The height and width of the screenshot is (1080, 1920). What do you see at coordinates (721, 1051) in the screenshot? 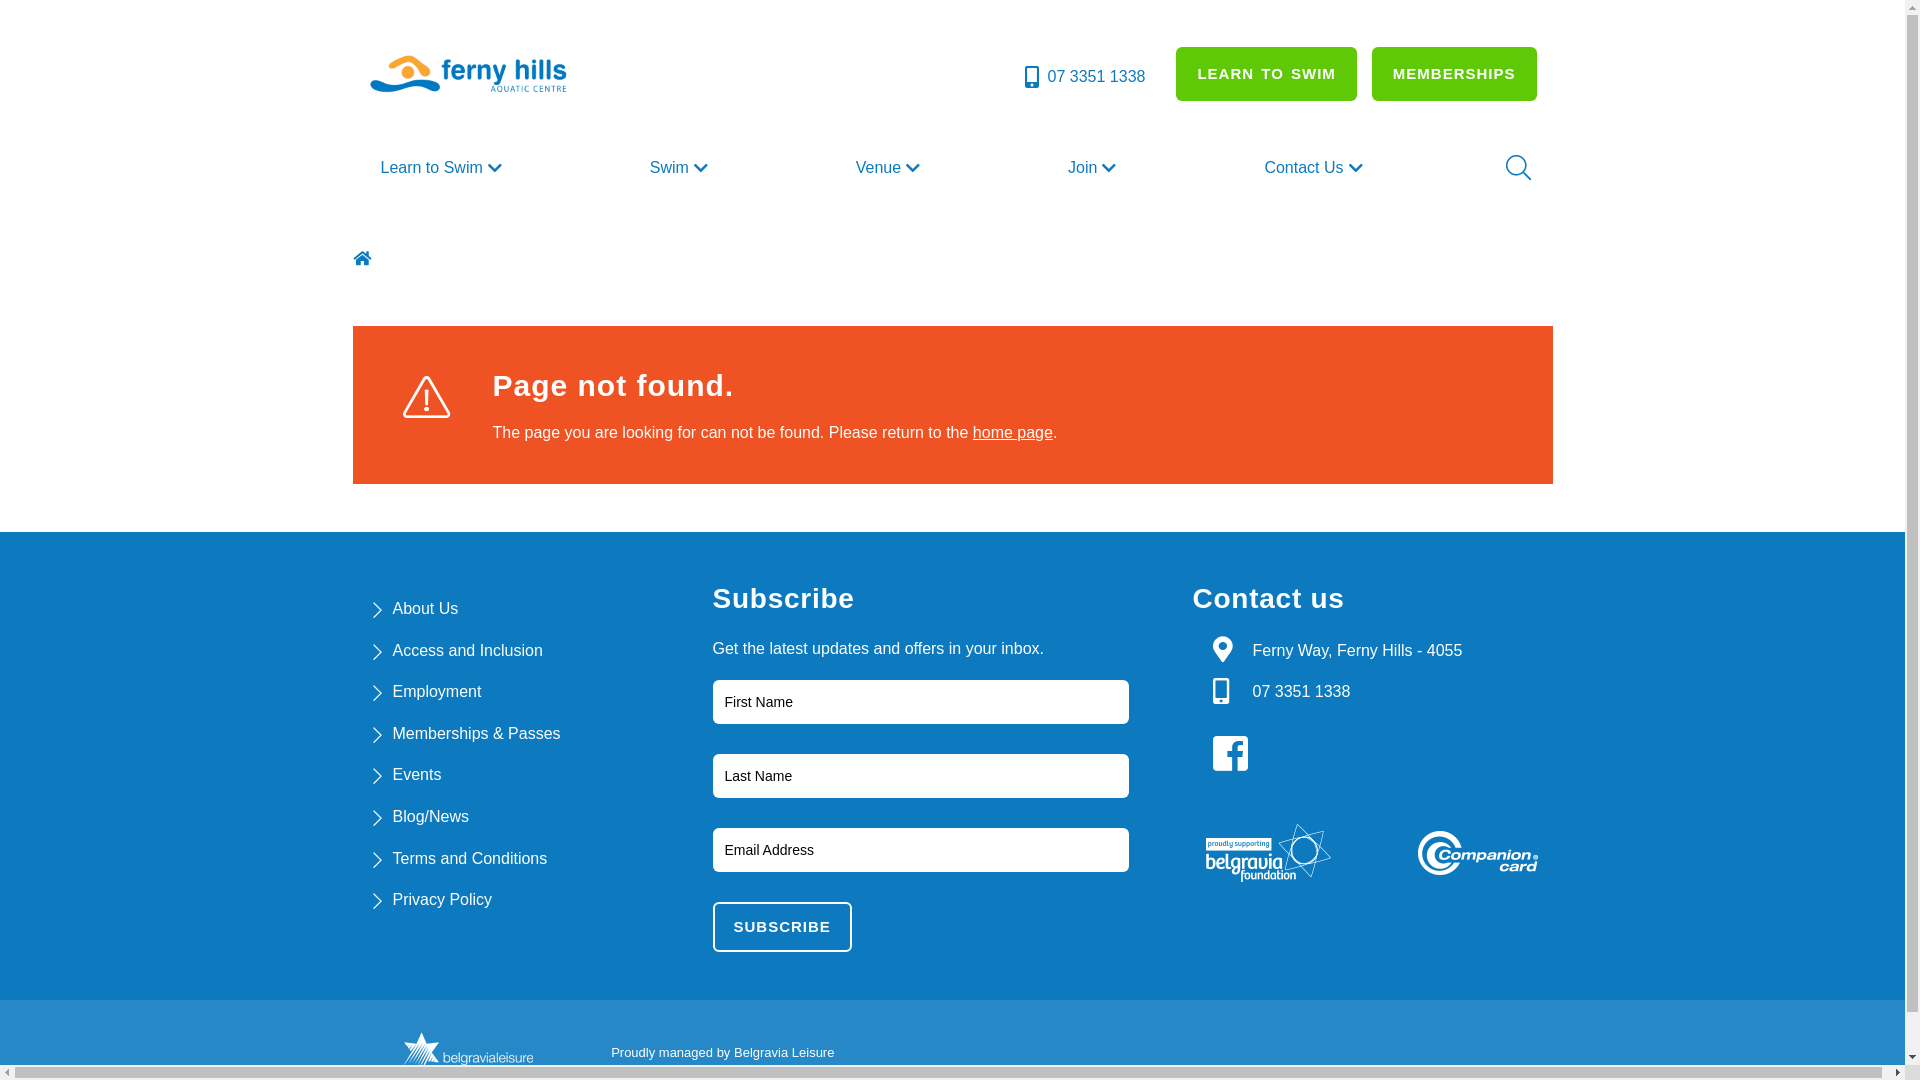
I see `'Proudly managed by Belgravia Leisure'` at bounding box center [721, 1051].